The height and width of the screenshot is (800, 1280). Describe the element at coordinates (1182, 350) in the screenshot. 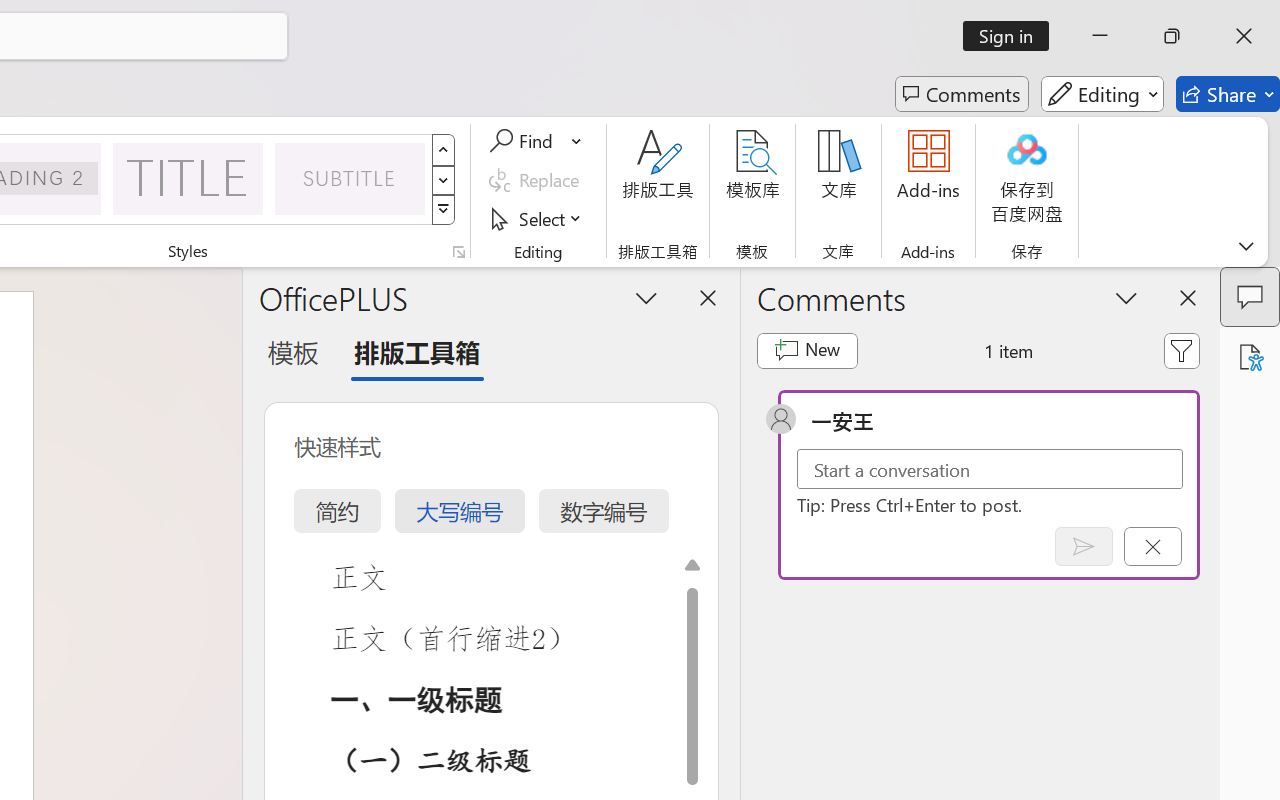

I see `'Filter'` at that location.